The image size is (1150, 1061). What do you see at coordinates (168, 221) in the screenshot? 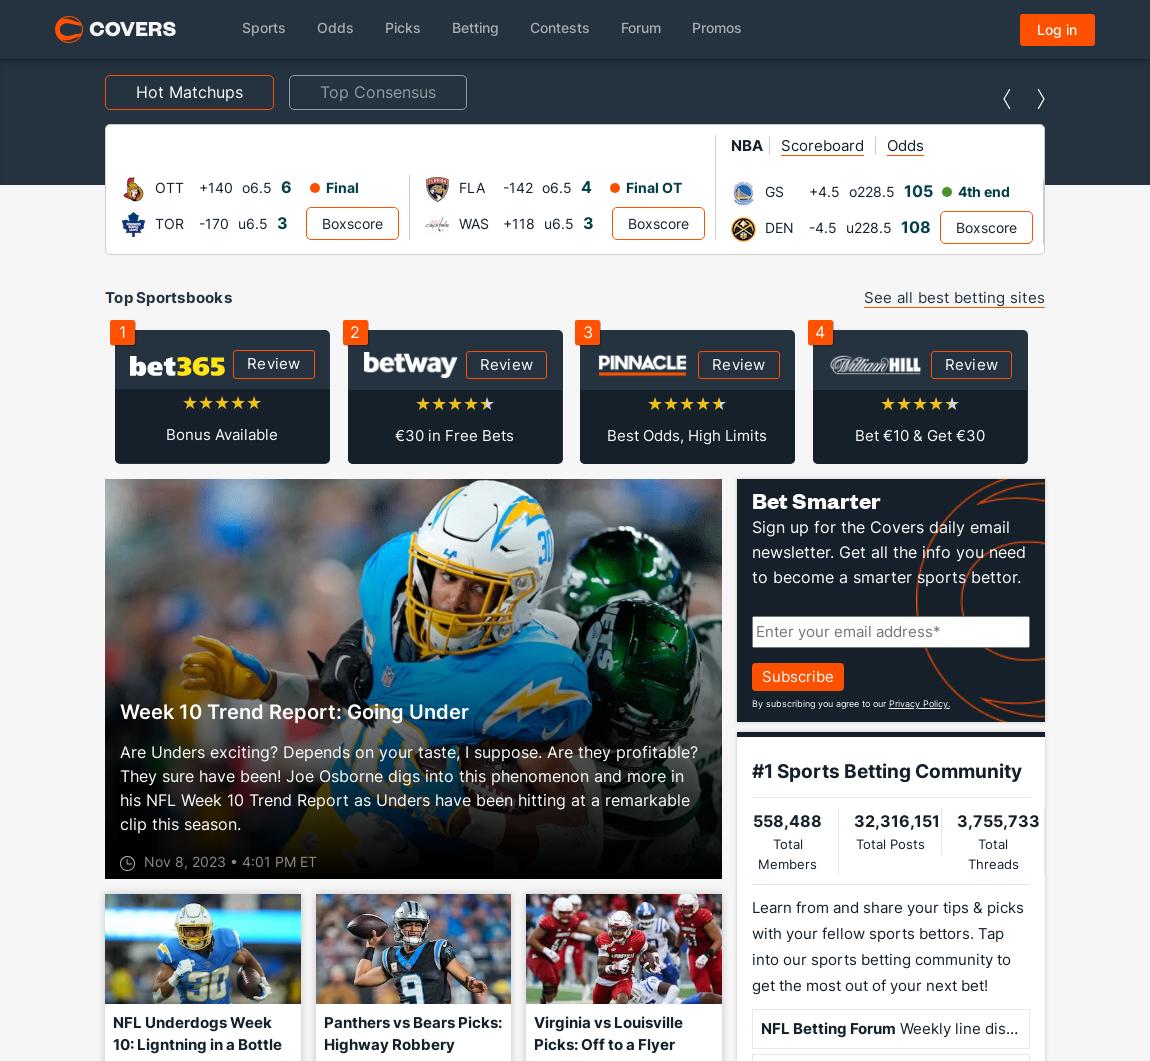
I see `'WAS'` at bounding box center [168, 221].